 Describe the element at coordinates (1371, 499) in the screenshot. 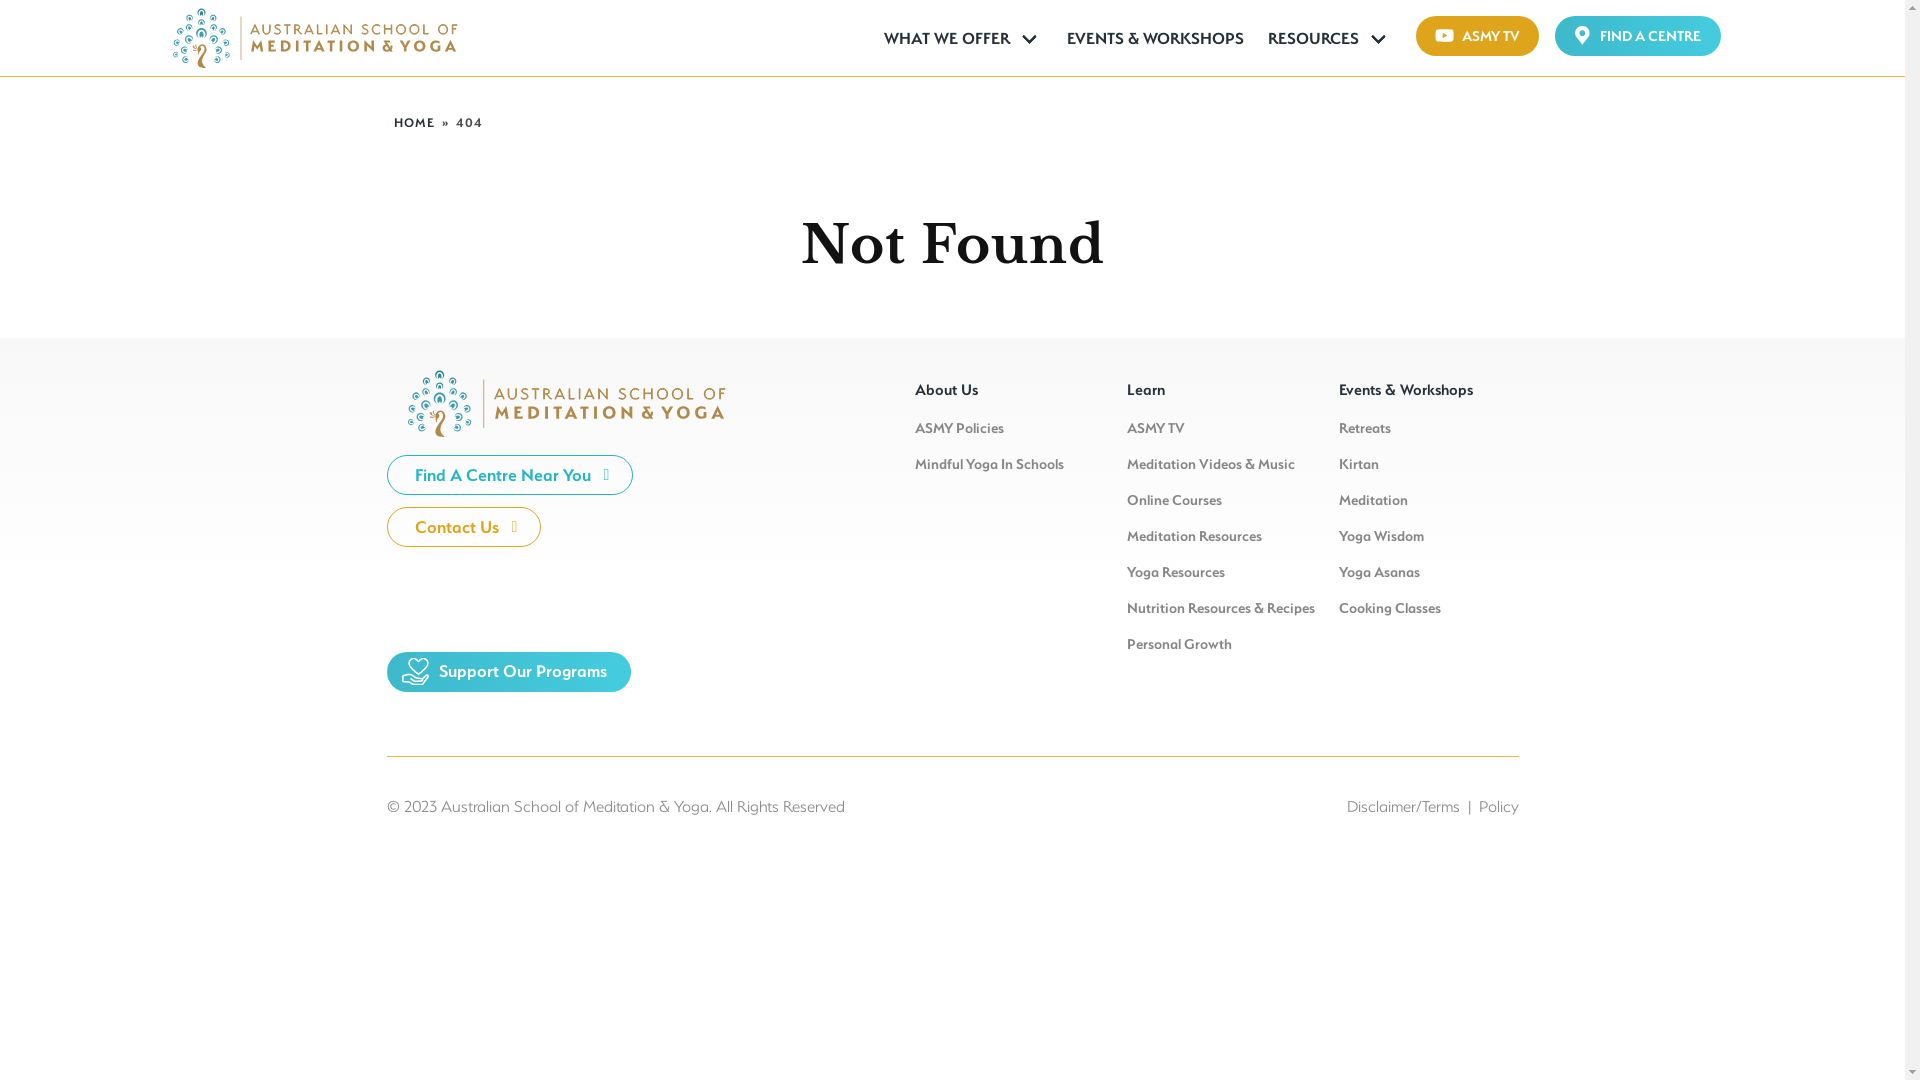

I see `'Meditation'` at that location.